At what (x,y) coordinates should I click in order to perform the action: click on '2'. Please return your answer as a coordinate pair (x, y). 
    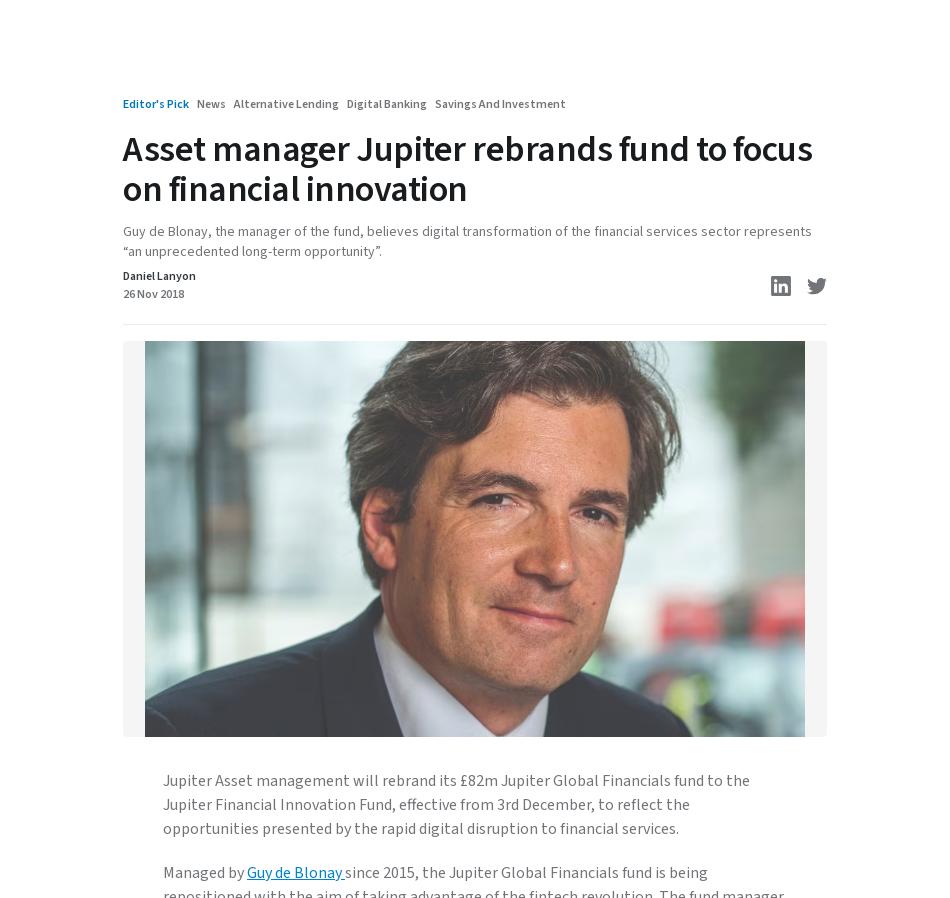
    Looking at the image, I should click on (142, 715).